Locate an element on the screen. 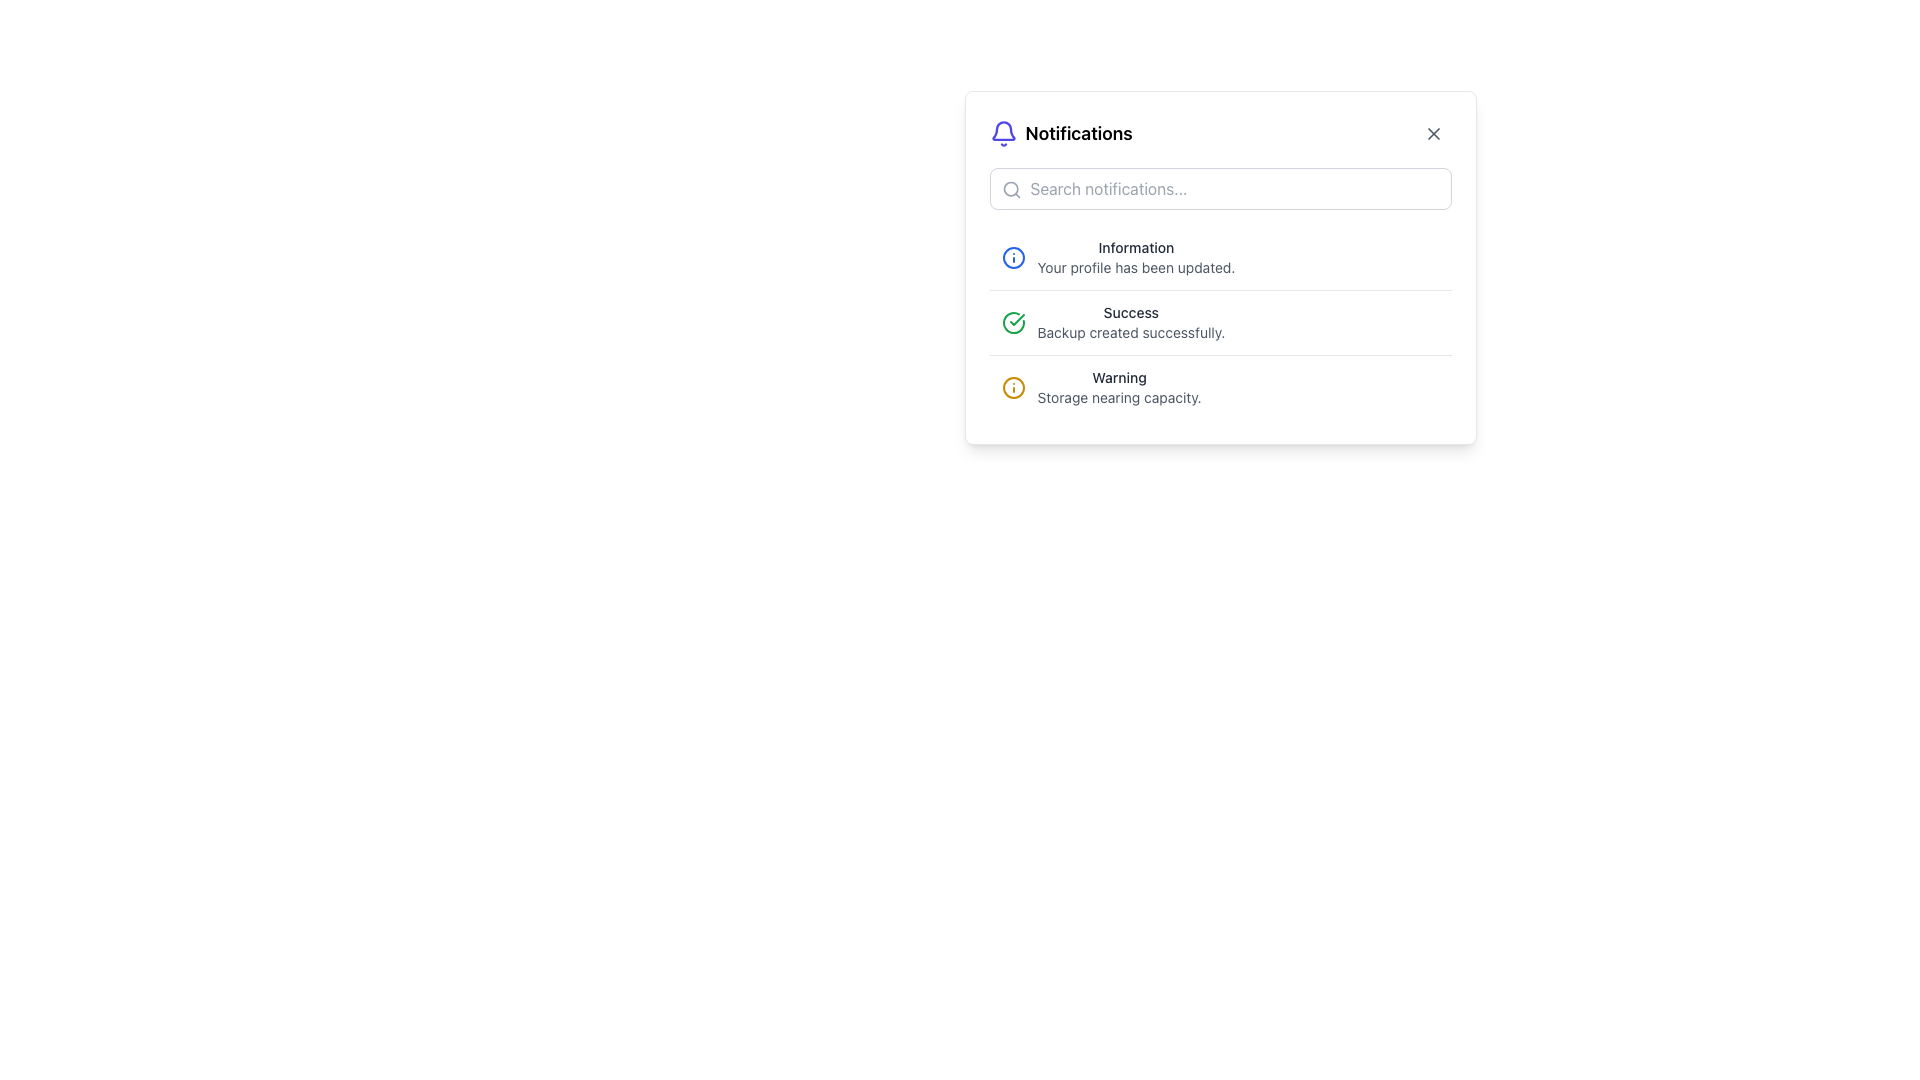 The height and width of the screenshot is (1080, 1920). the circular warning icon with a yellow-orange border located to the left of the 'Warning' text in the third notification item of the list is located at coordinates (1013, 388).